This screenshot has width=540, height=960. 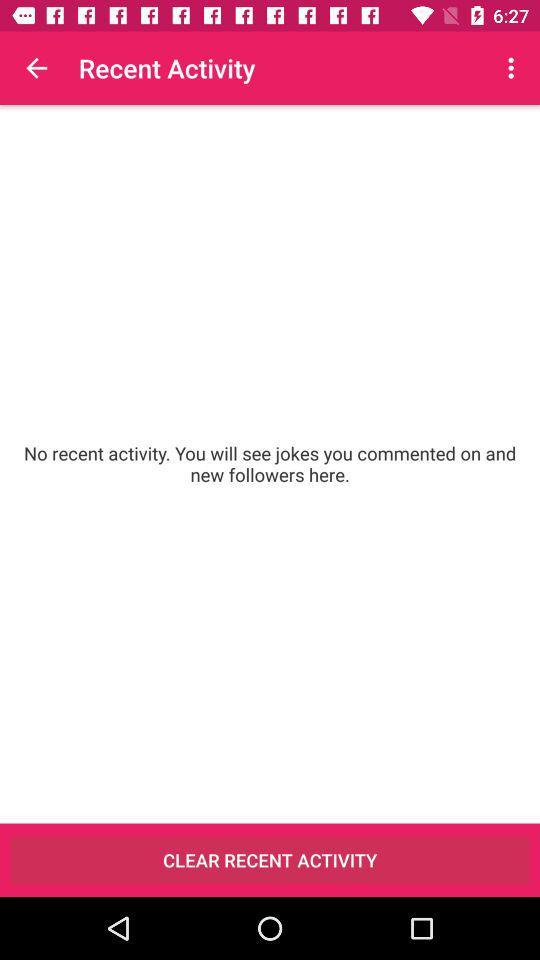 I want to click on the item to the right of recent activity app, so click(x=513, y=68).